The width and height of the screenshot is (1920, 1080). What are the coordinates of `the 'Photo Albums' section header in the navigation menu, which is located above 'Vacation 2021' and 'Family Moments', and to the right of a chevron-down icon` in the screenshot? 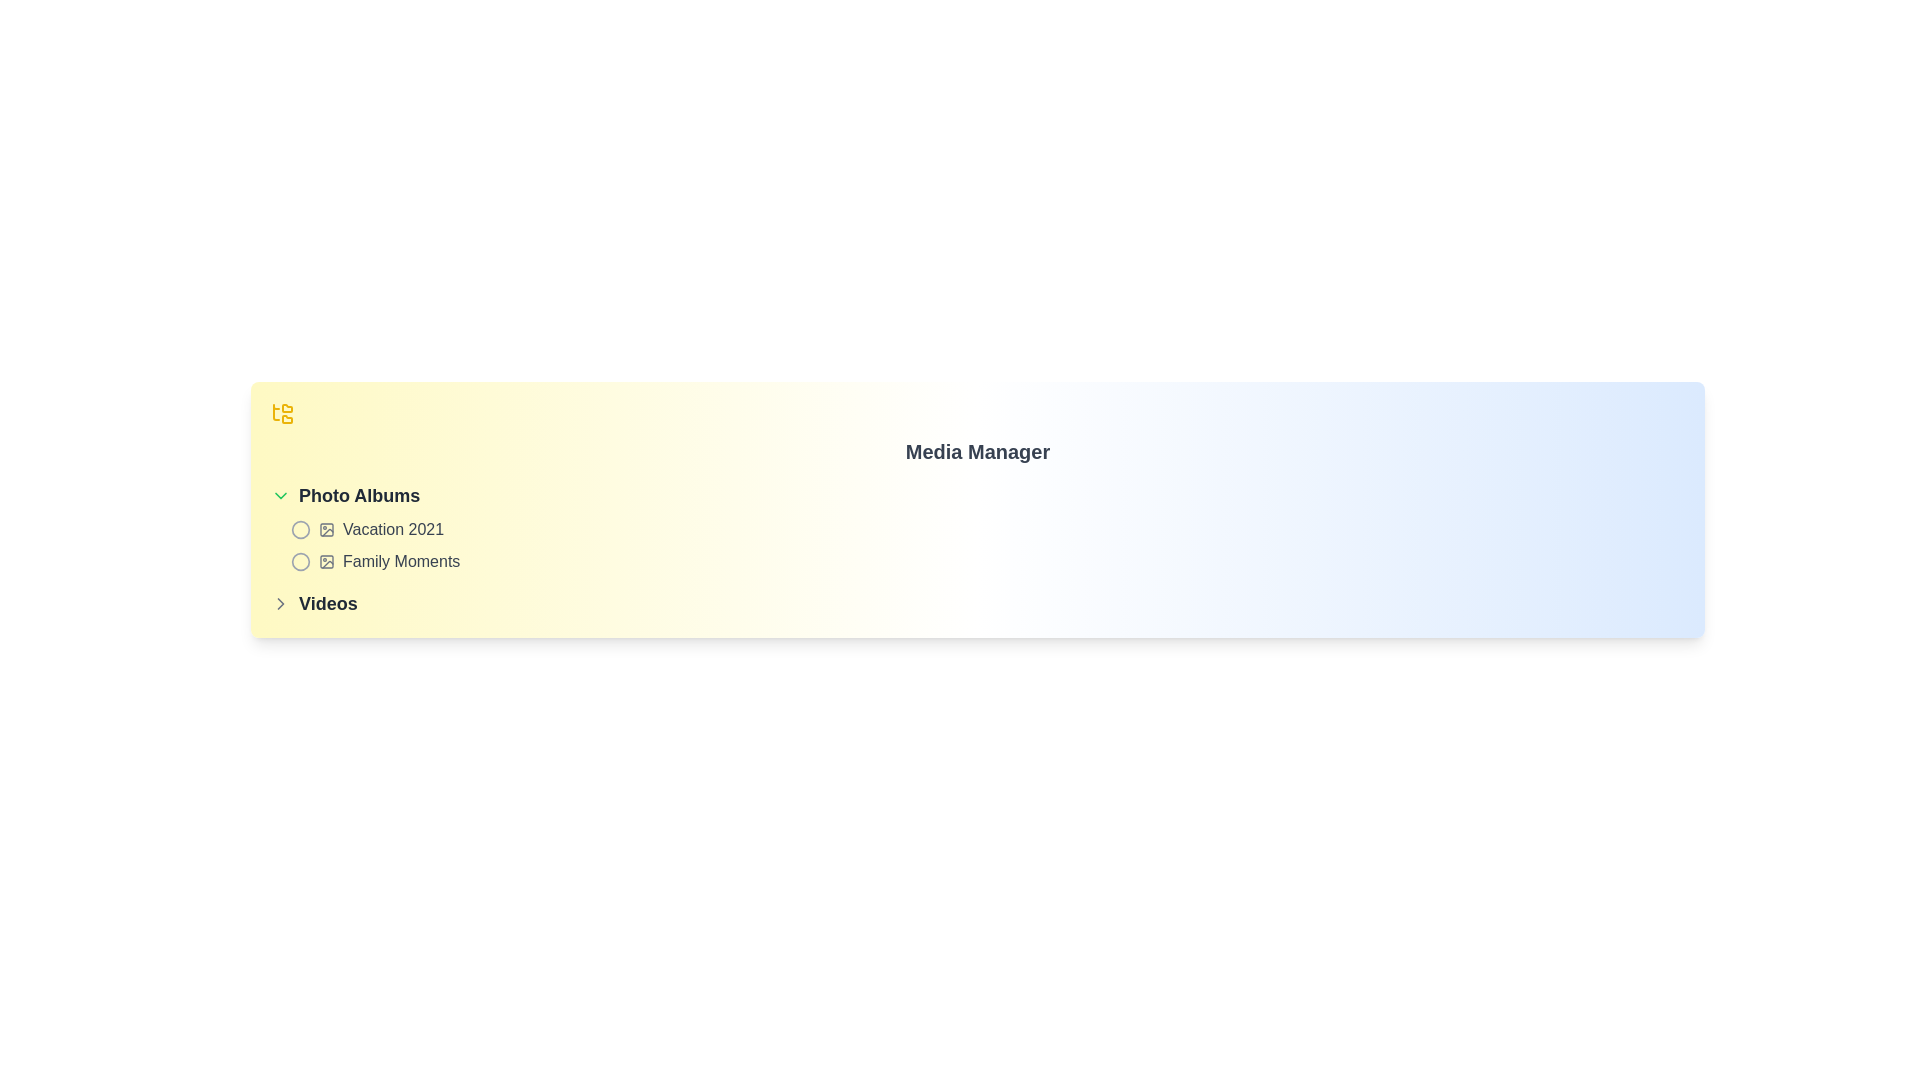 It's located at (359, 495).